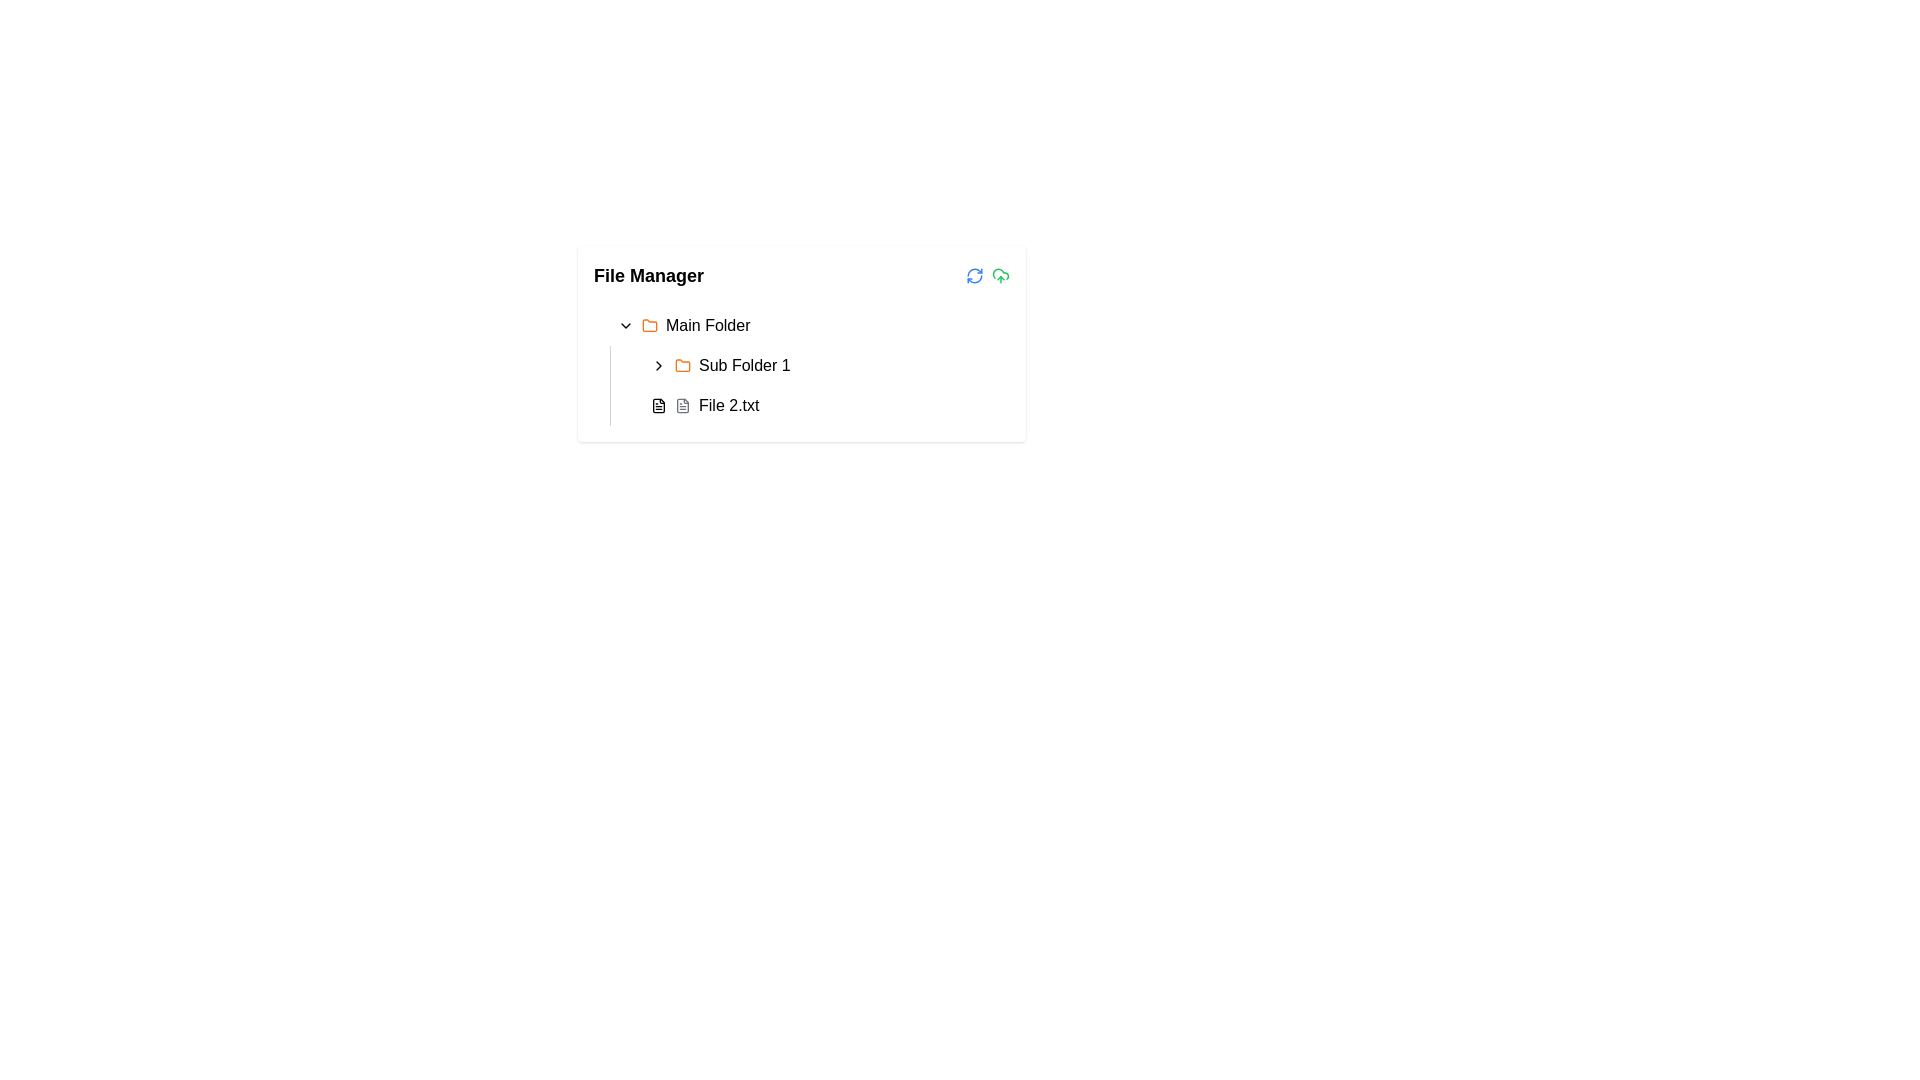  Describe the element at coordinates (658, 405) in the screenshot. I see `the file icon in the 'File Manager' application that represents 'File 2.txt'` at that location.